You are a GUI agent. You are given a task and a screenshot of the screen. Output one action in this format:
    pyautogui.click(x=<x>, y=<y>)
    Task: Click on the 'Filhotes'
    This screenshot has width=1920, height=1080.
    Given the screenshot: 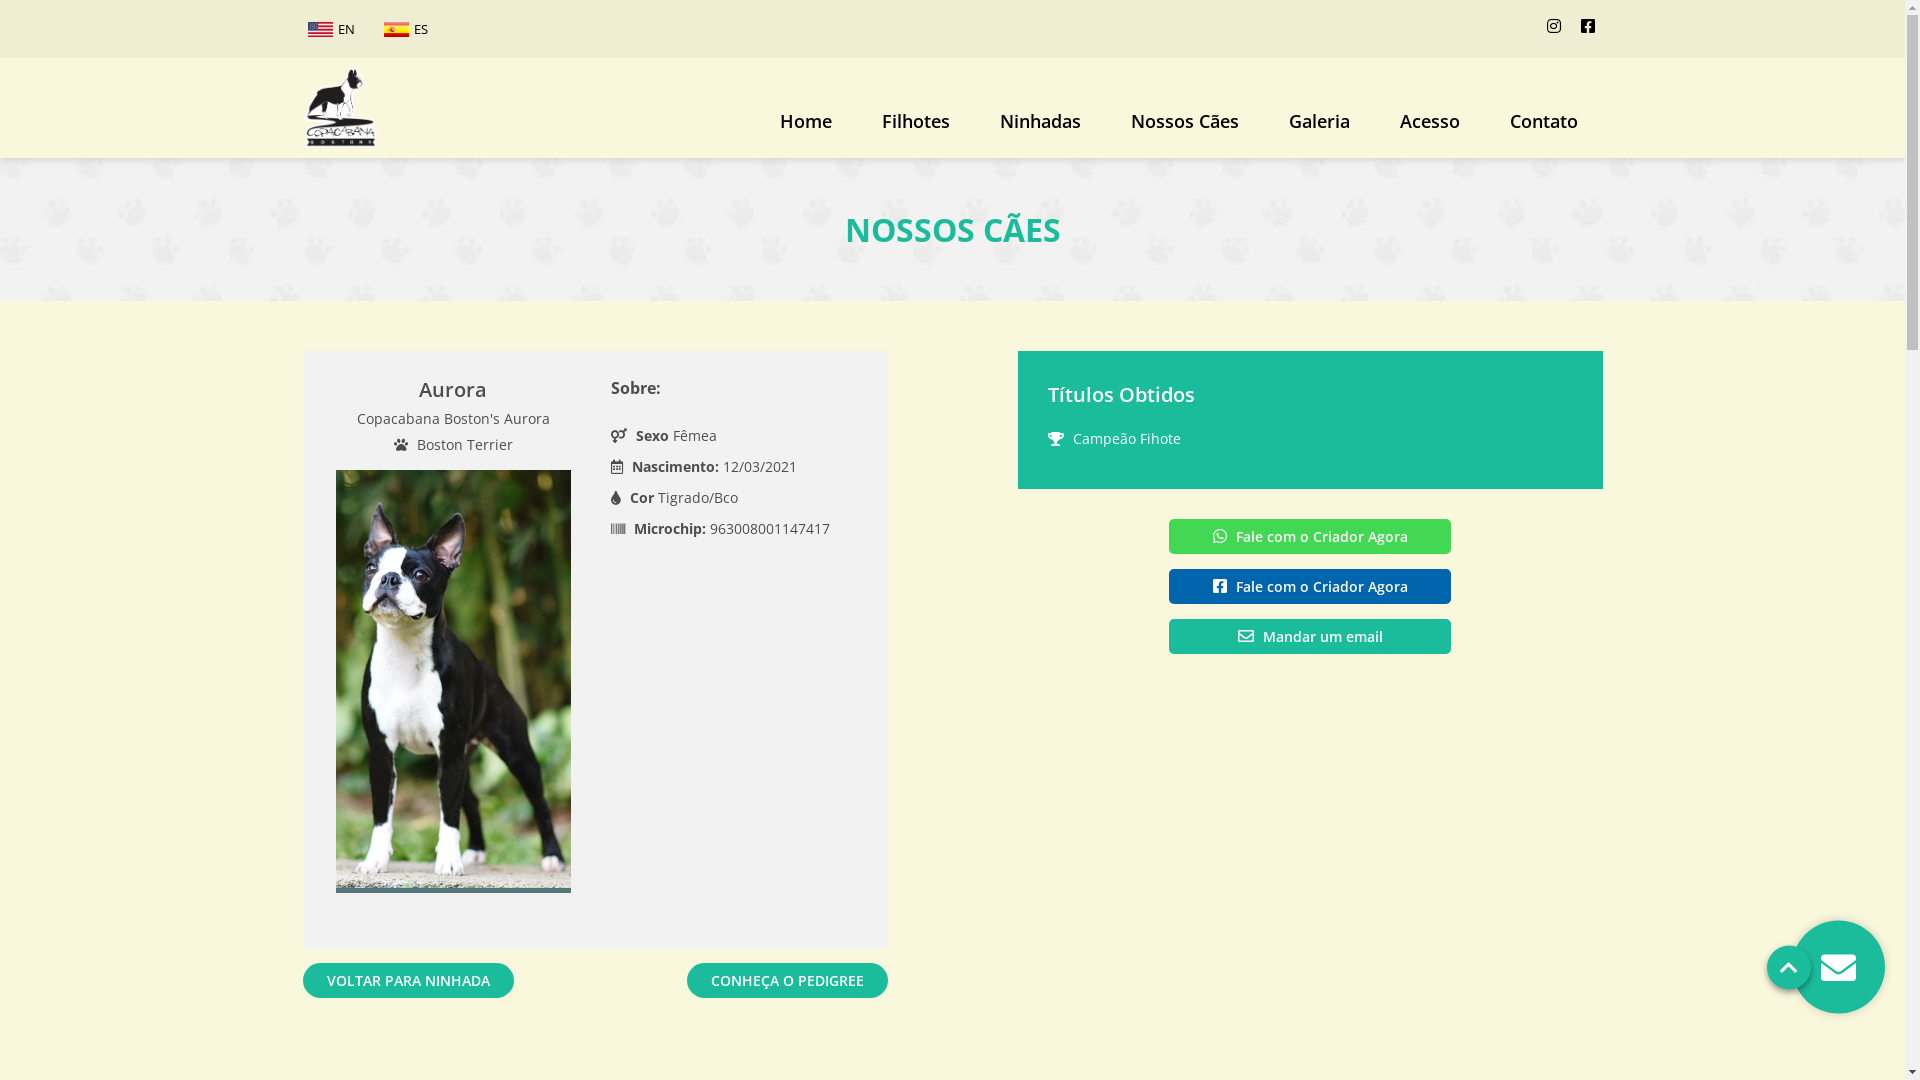 What is the action you would take?
    pyautogui.click(x=914, y=128)
    